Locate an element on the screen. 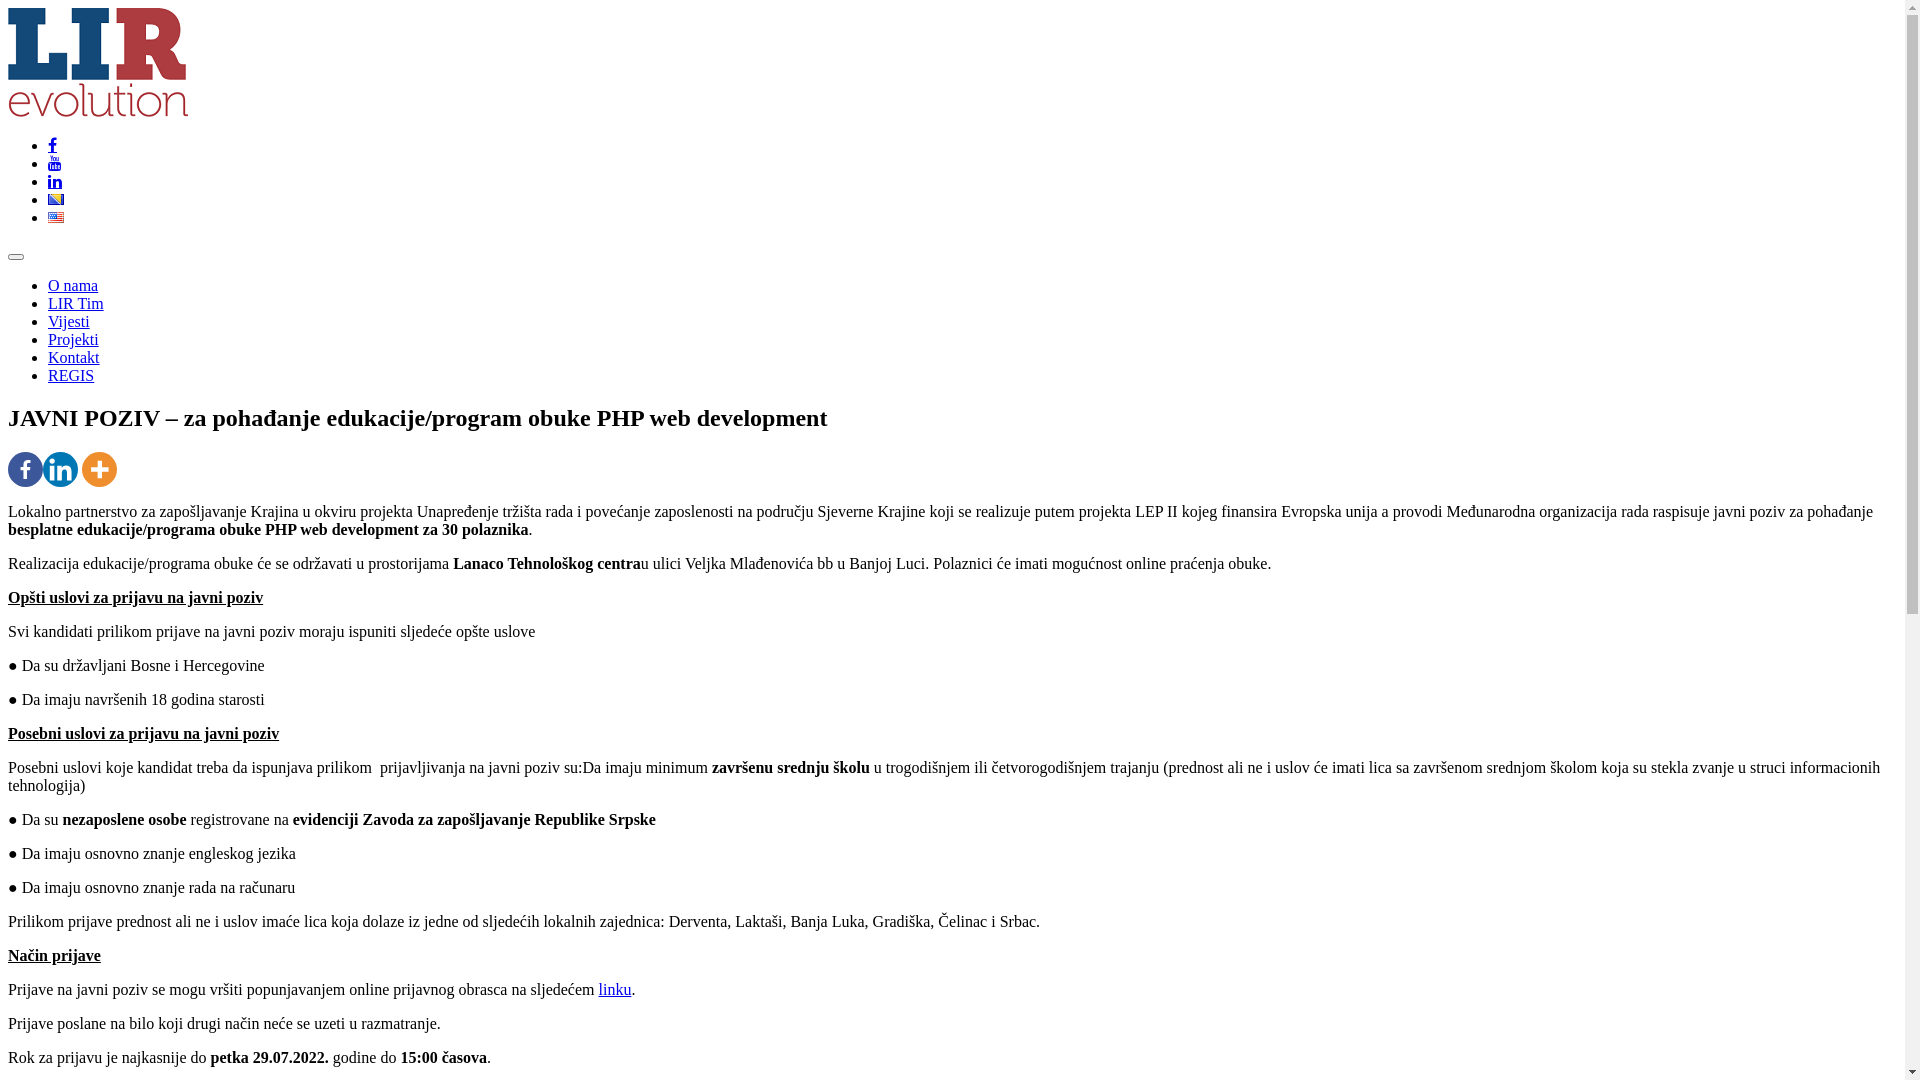 The height and width of the screenshot is (1080, 1920). 'O nama' is located at coordinates (72, 285).